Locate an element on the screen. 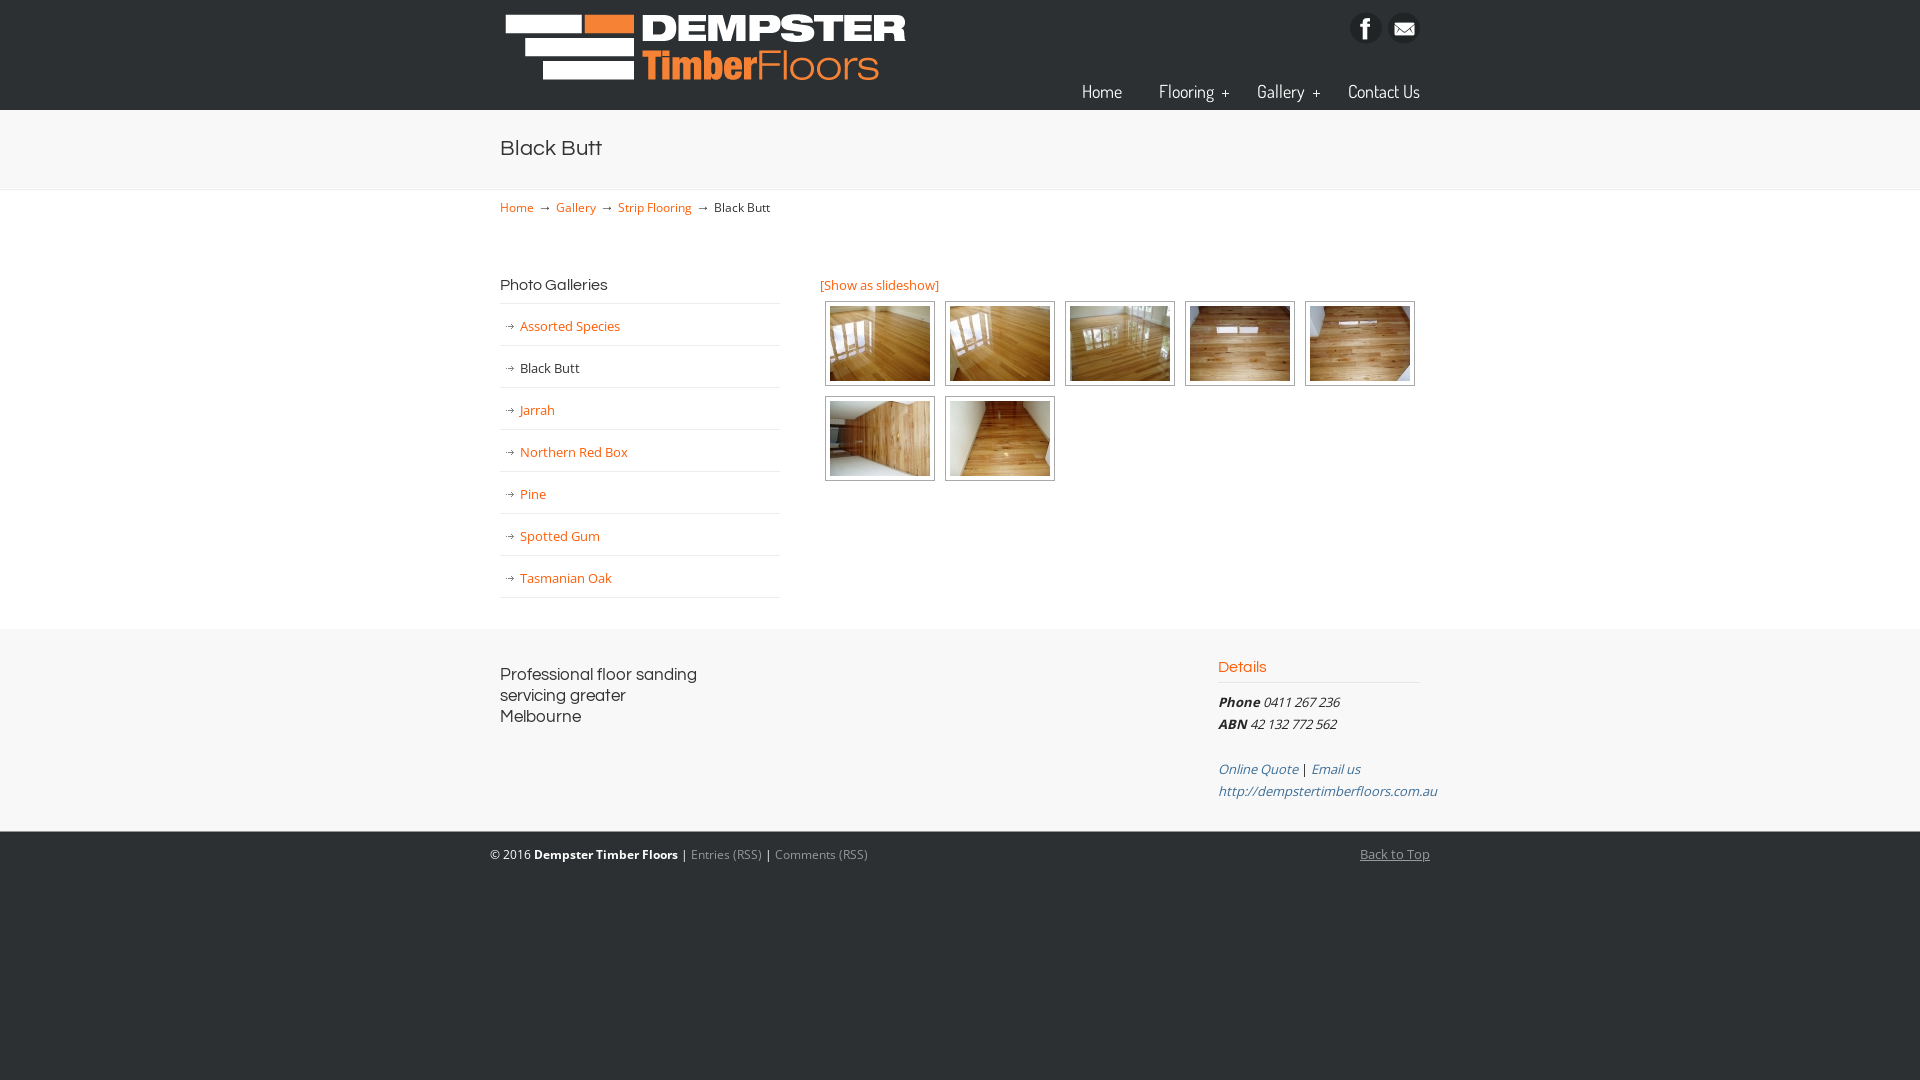  'Online Quote' is located at coordinates (1256, 767).